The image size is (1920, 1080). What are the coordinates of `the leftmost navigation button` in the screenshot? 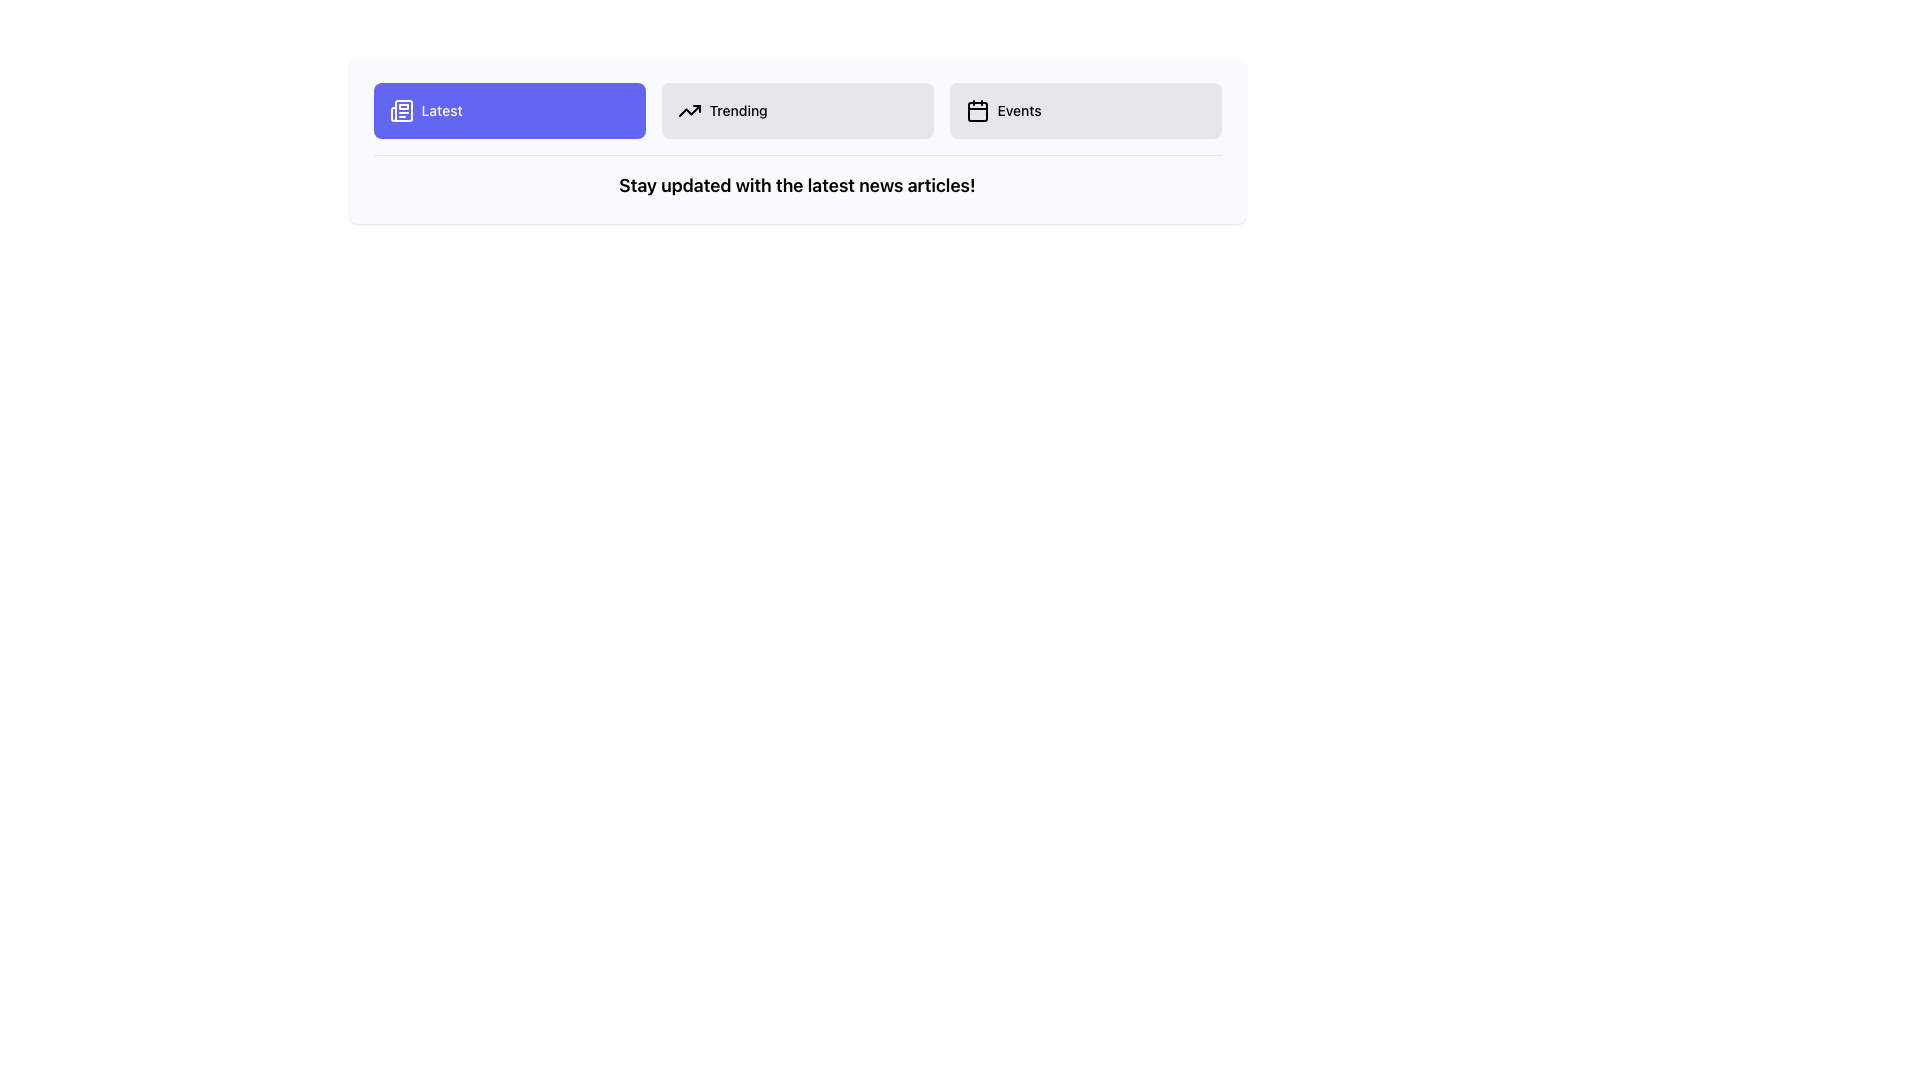 It's located at (509, 111).